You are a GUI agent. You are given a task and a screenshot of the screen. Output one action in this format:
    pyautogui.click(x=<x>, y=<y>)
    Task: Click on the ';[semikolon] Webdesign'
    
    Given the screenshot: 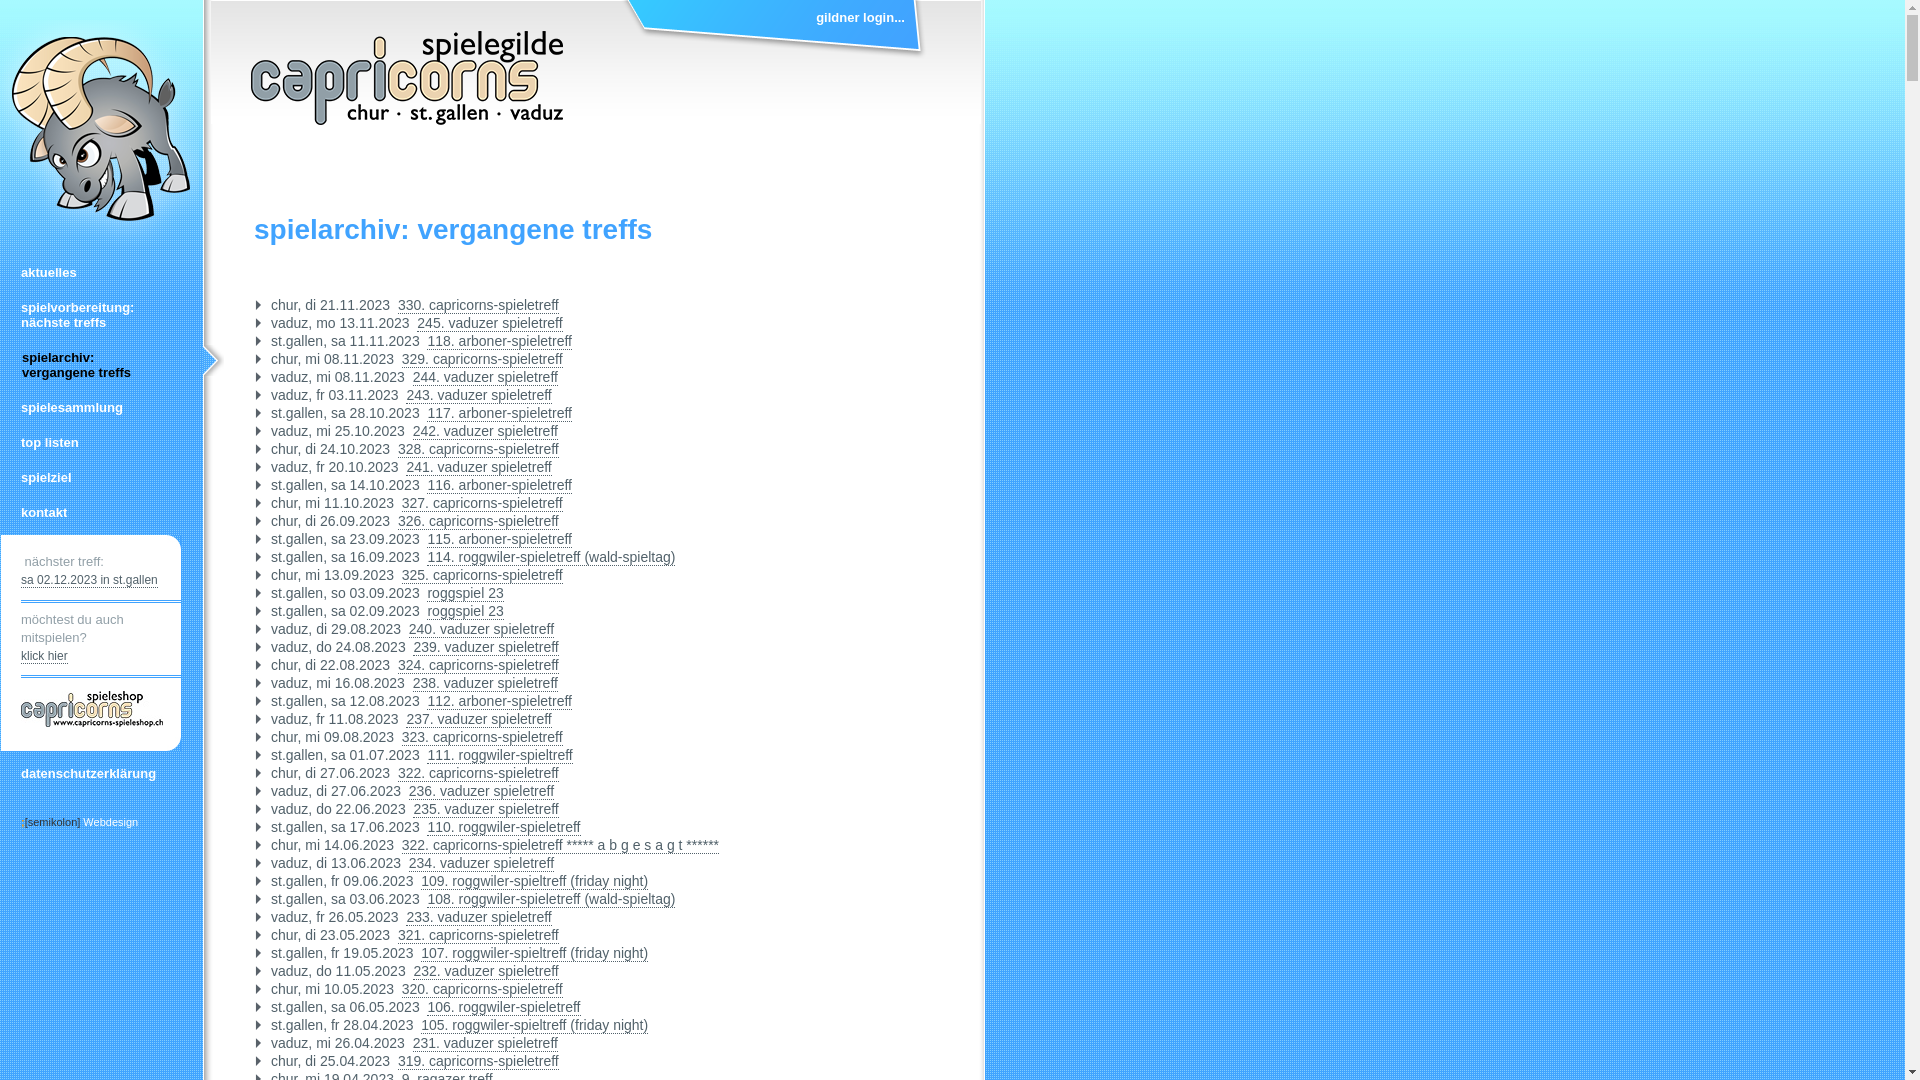 What is the action you would take?
    pyautogui.click(x=79, y=821)
    